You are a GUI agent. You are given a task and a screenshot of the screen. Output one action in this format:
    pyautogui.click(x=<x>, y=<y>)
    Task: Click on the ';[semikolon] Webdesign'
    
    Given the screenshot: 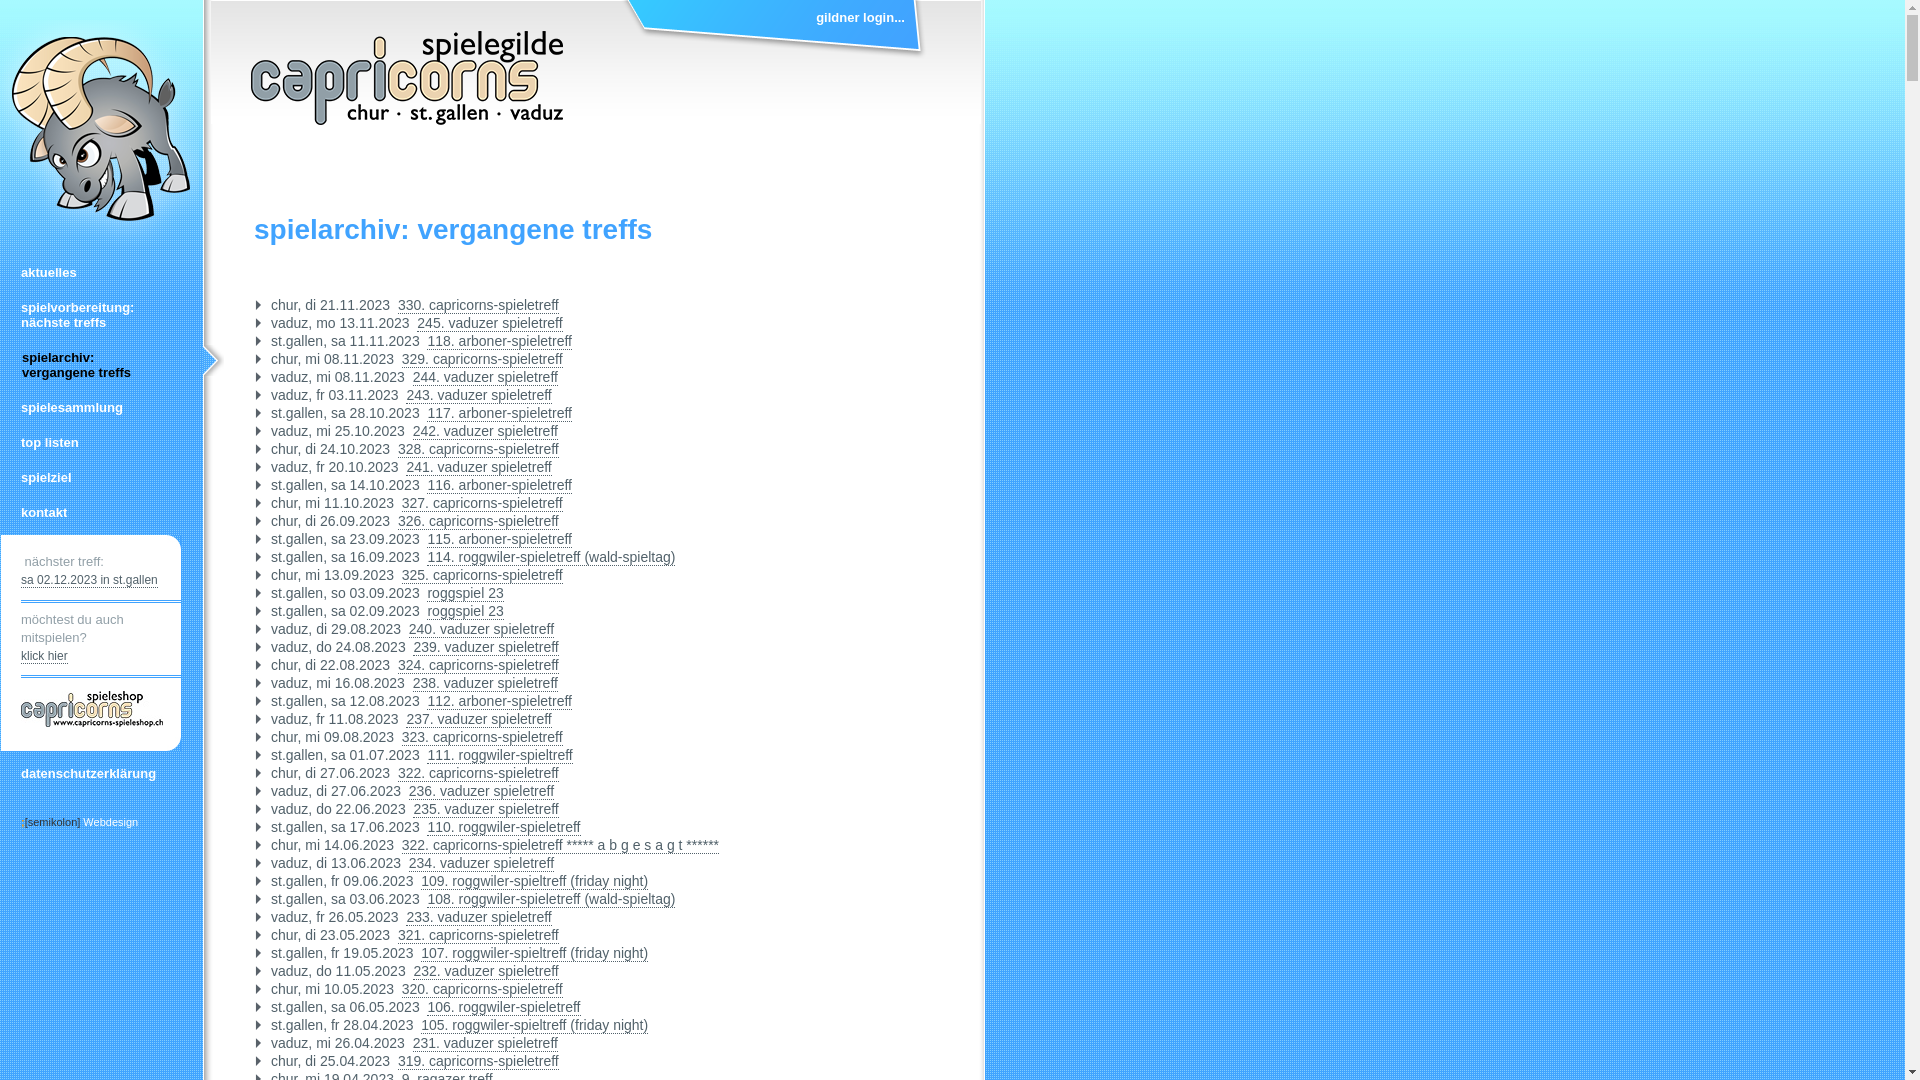 What is the action you would take?
    pyautogui.click(x=79, y=821)
    